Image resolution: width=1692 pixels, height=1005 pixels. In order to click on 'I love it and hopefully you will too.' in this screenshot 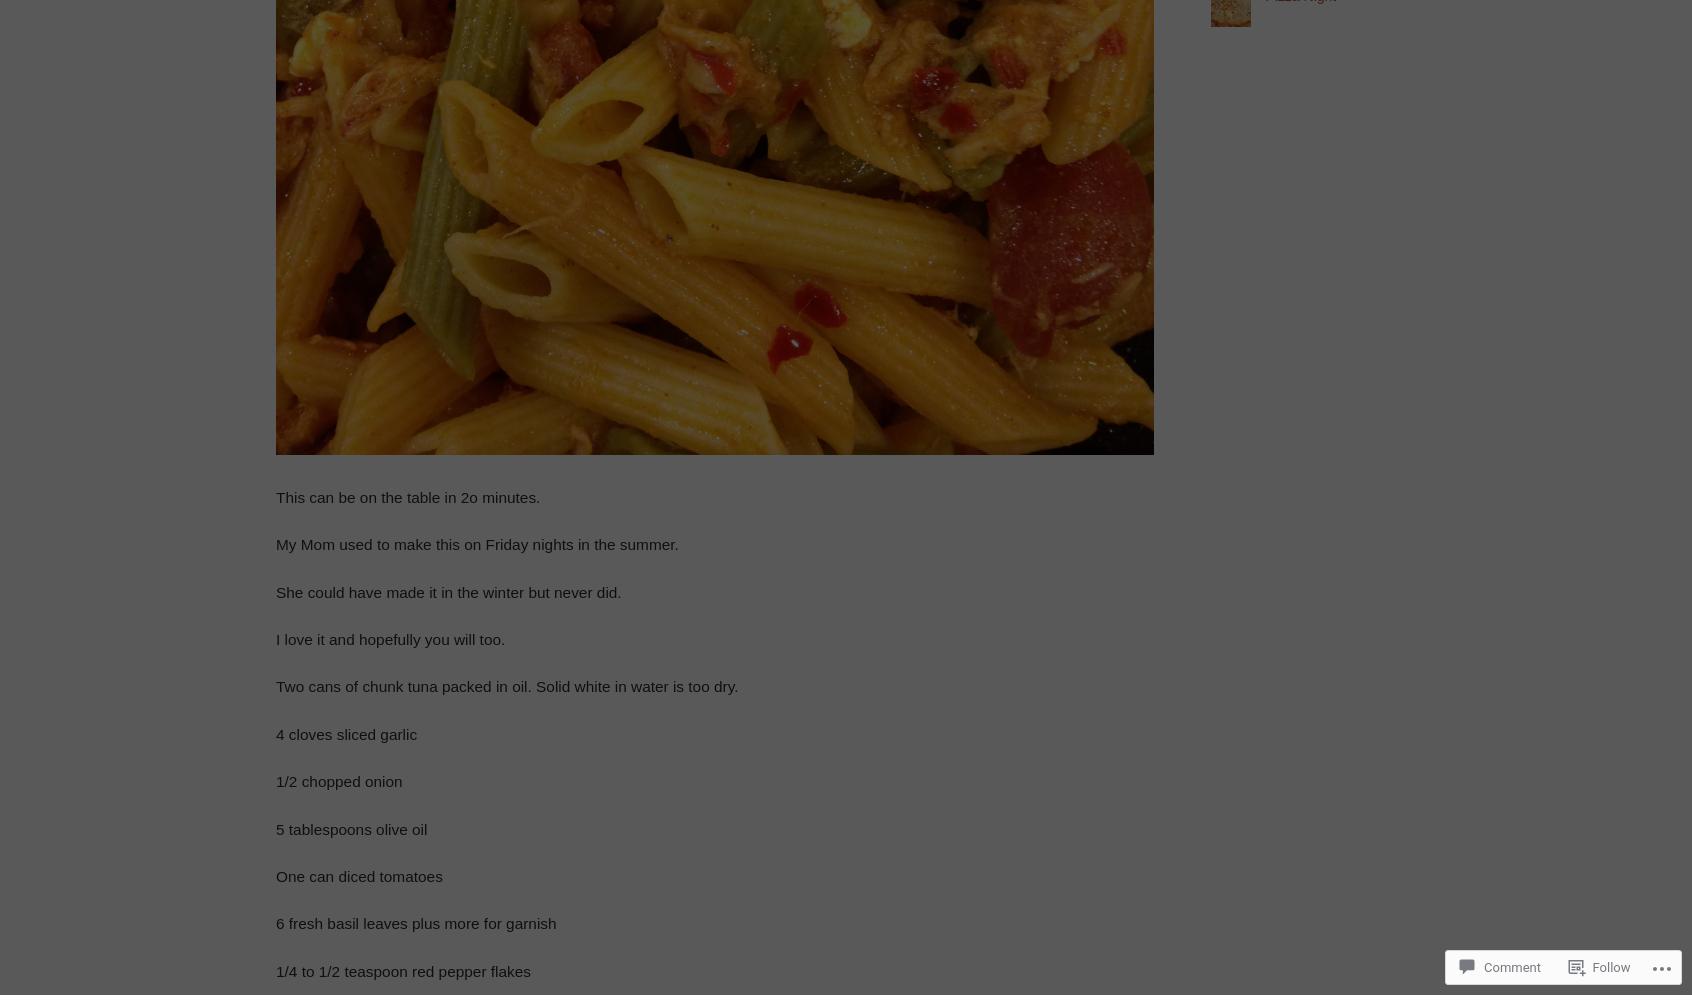, I will do `click(390, 637)`.